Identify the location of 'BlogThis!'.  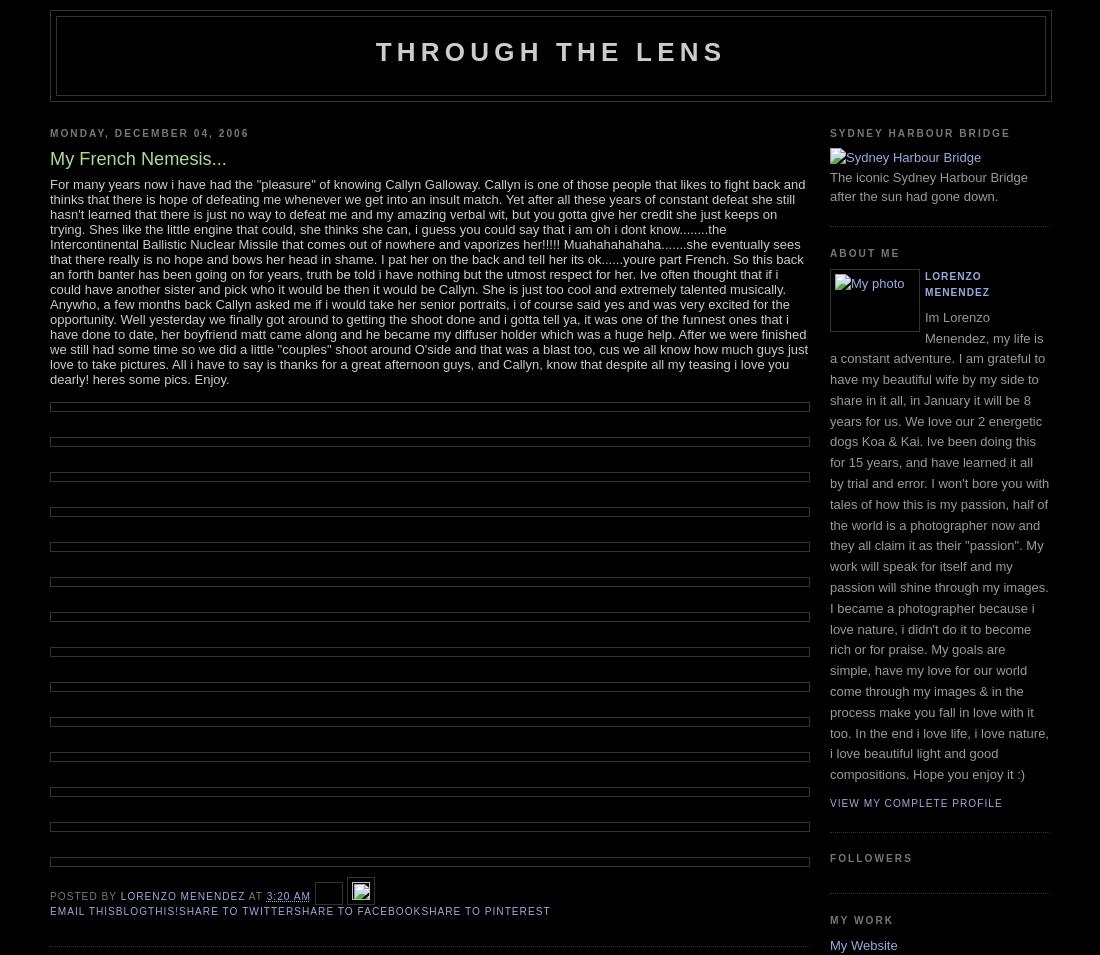
(145, 910).